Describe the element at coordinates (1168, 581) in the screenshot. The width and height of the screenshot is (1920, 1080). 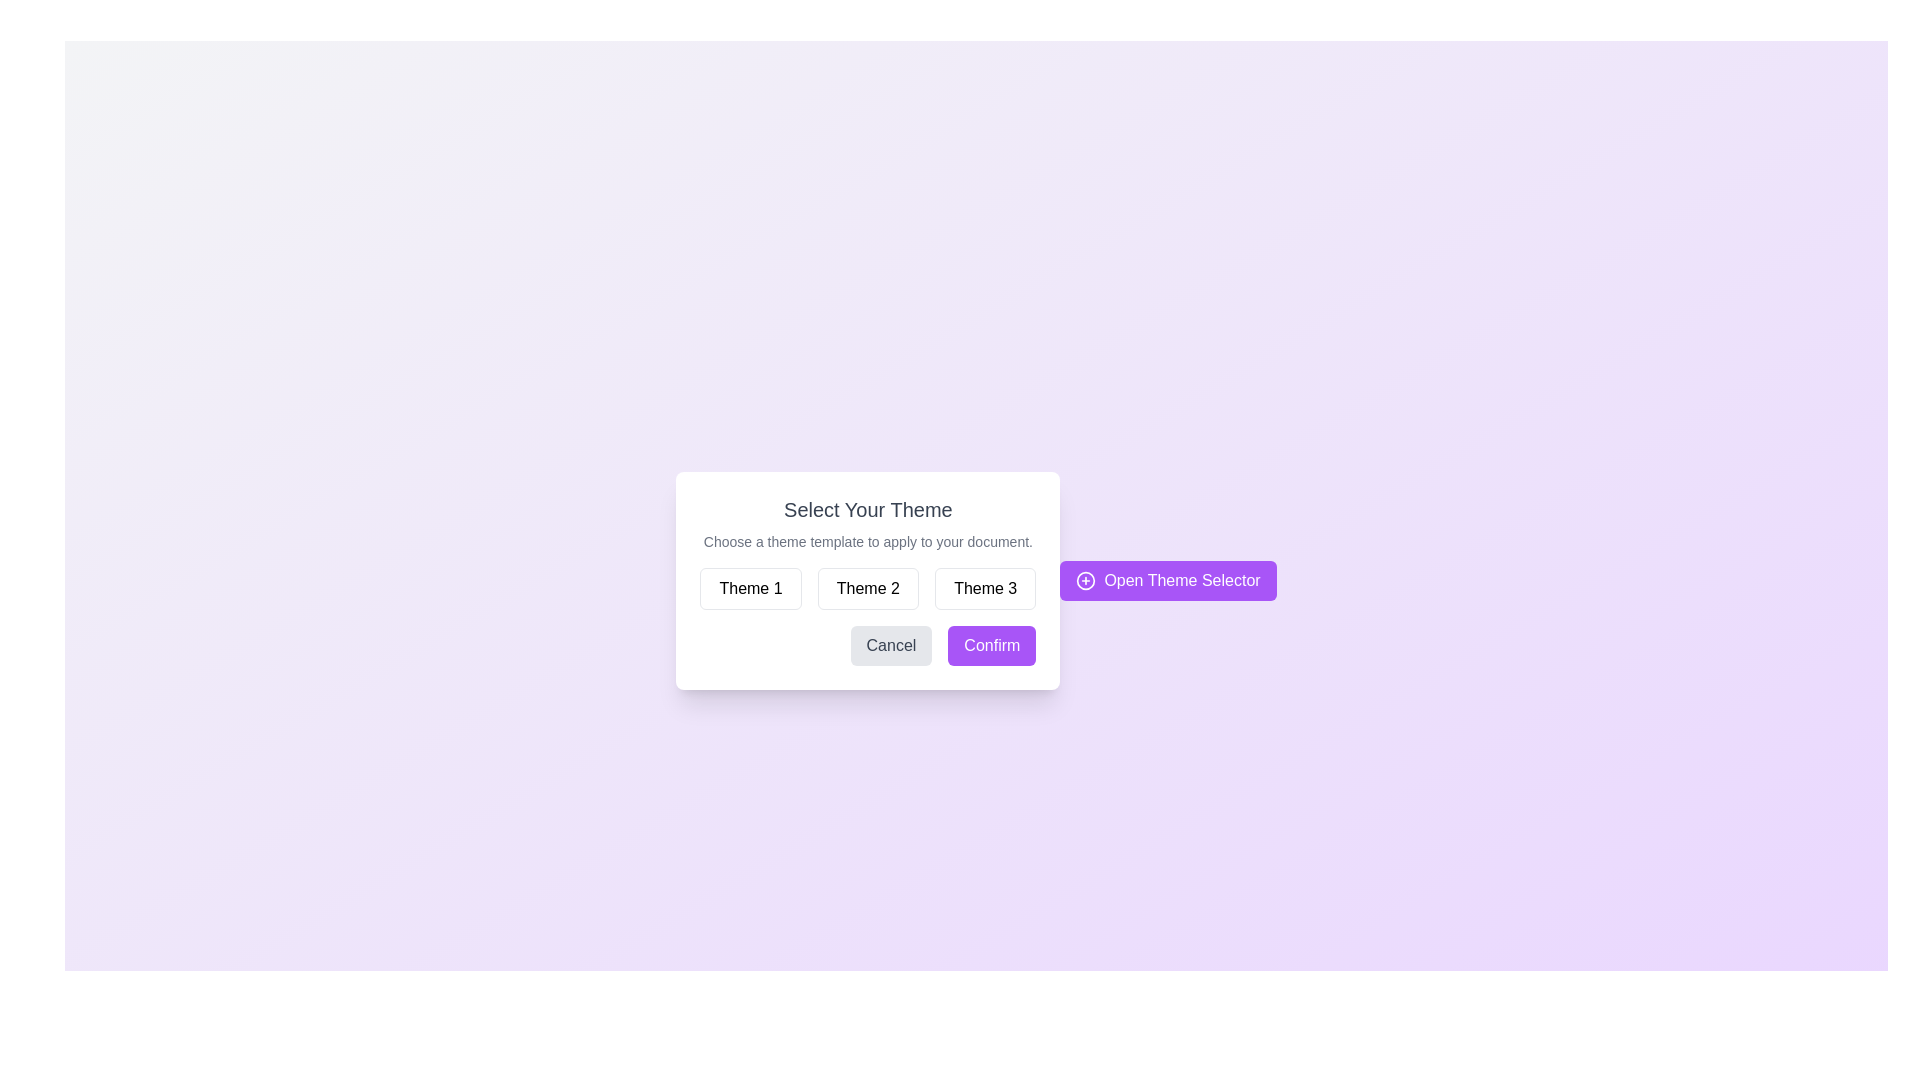
I see `the rectangular button with a purple background and white text saying 'Open Theme Selector'` at that location.